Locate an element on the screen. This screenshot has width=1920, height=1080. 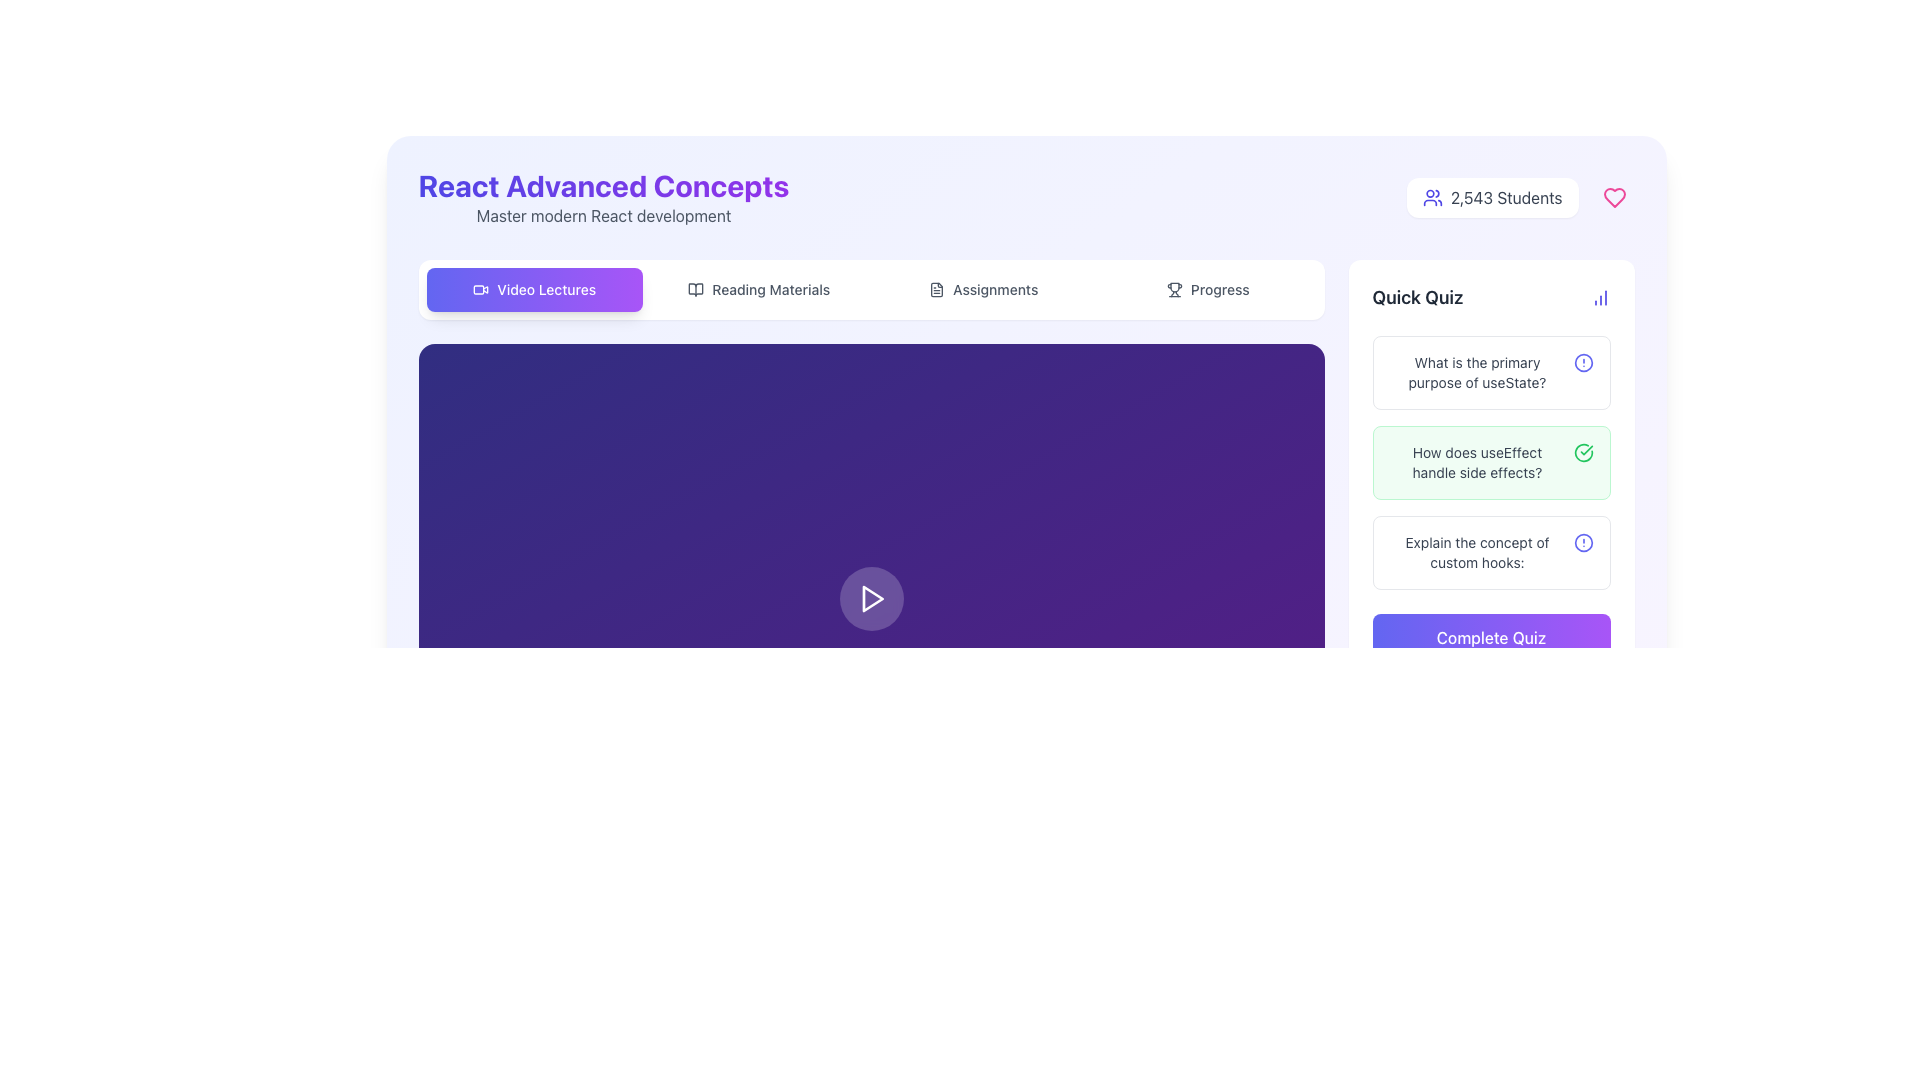
the informational display that shows the current number of students, located in the upper-right section of the interface, just to the left of a heart icon is located at coordinates (1492, 197).